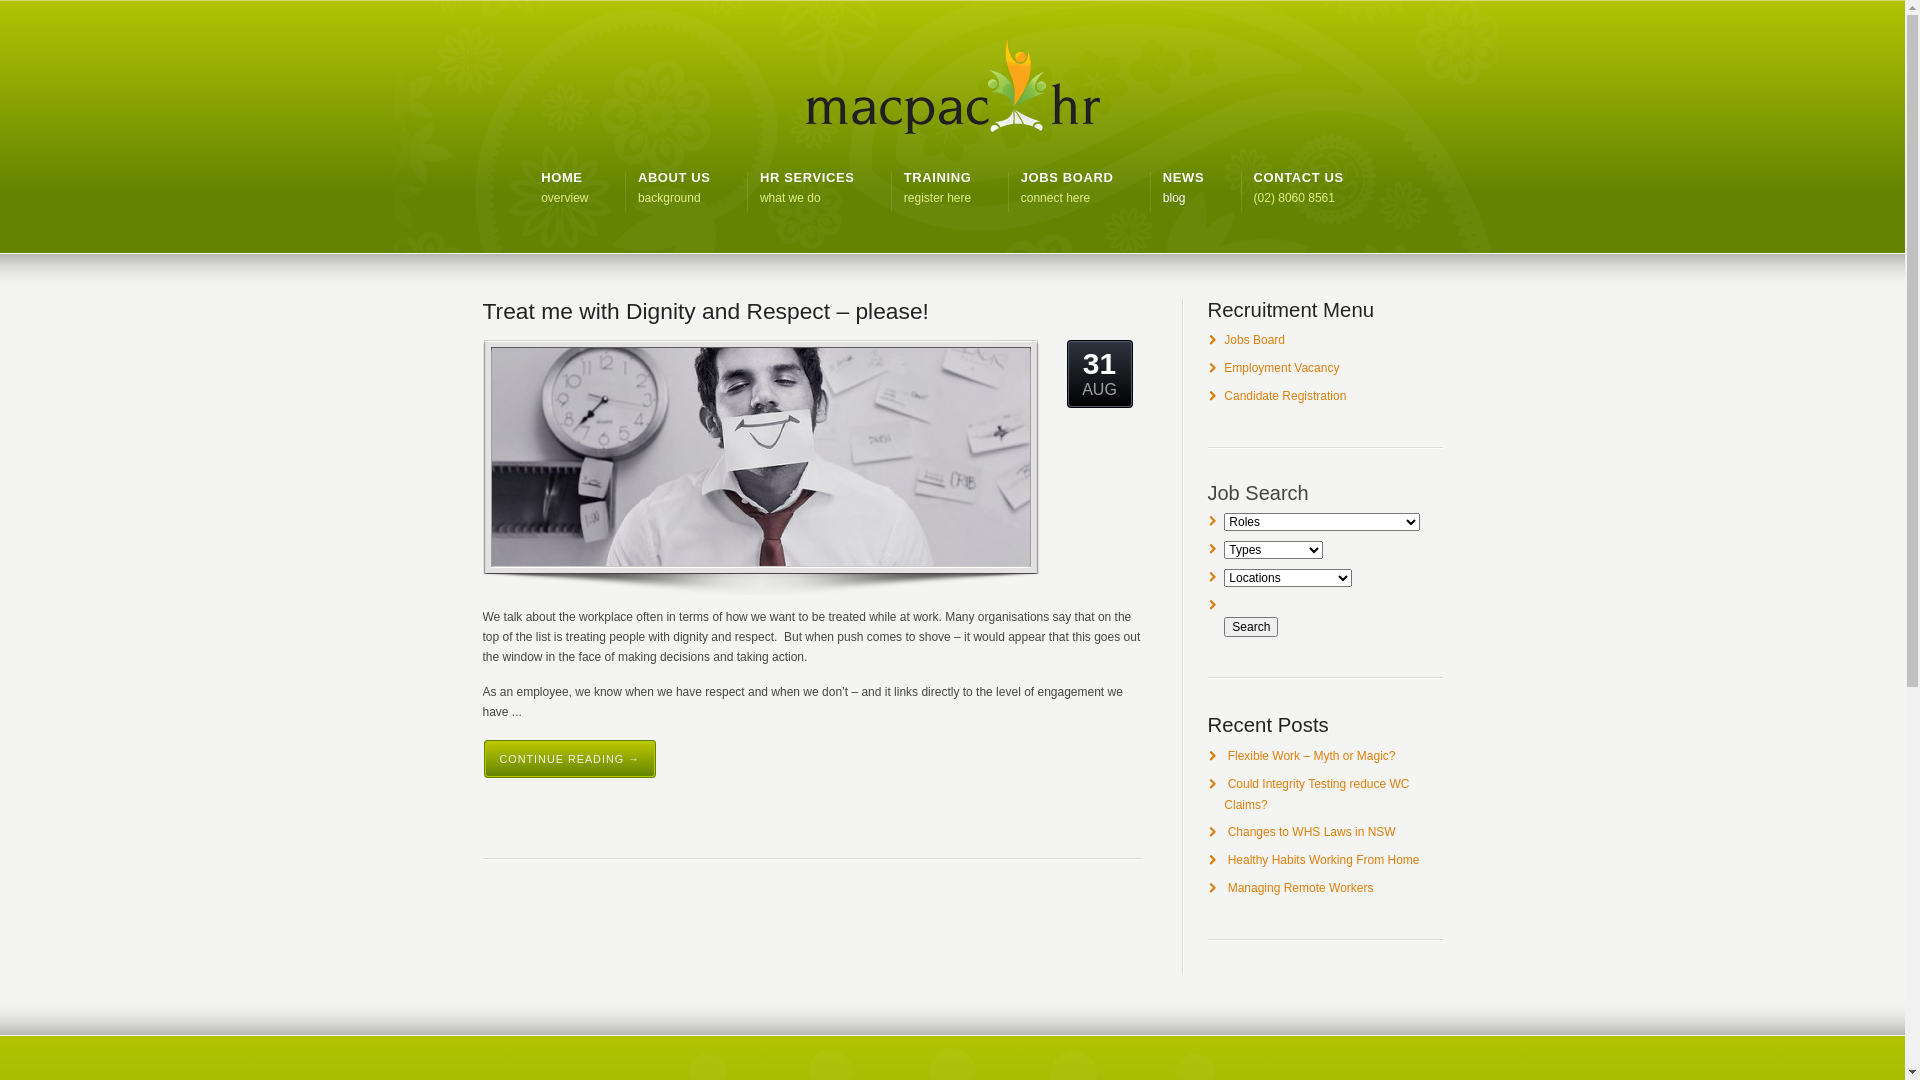  What do you see at coordinates (1281, 367) in the screenshot?
I see `'Employment Vacancy'` at bounding box center [1281, 367].